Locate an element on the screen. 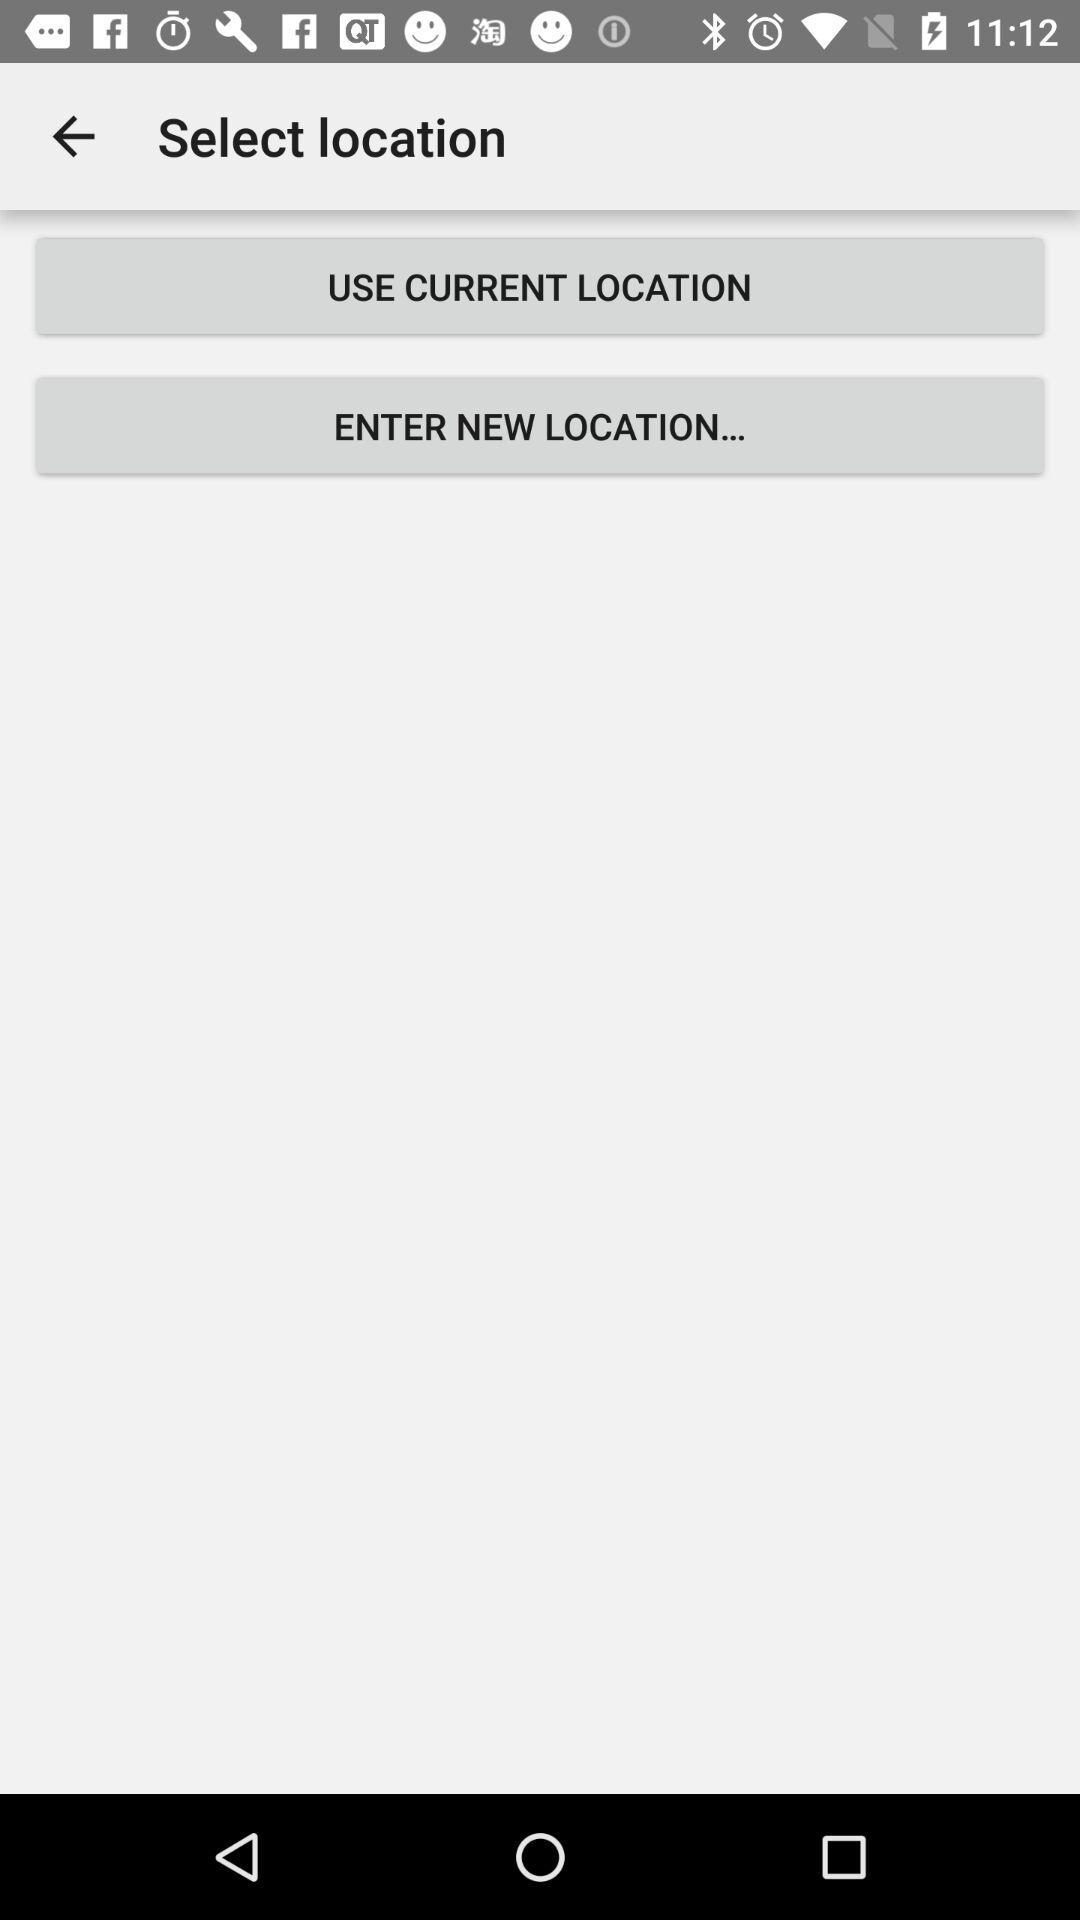  use current location icon is located at coordinates (540, 285).